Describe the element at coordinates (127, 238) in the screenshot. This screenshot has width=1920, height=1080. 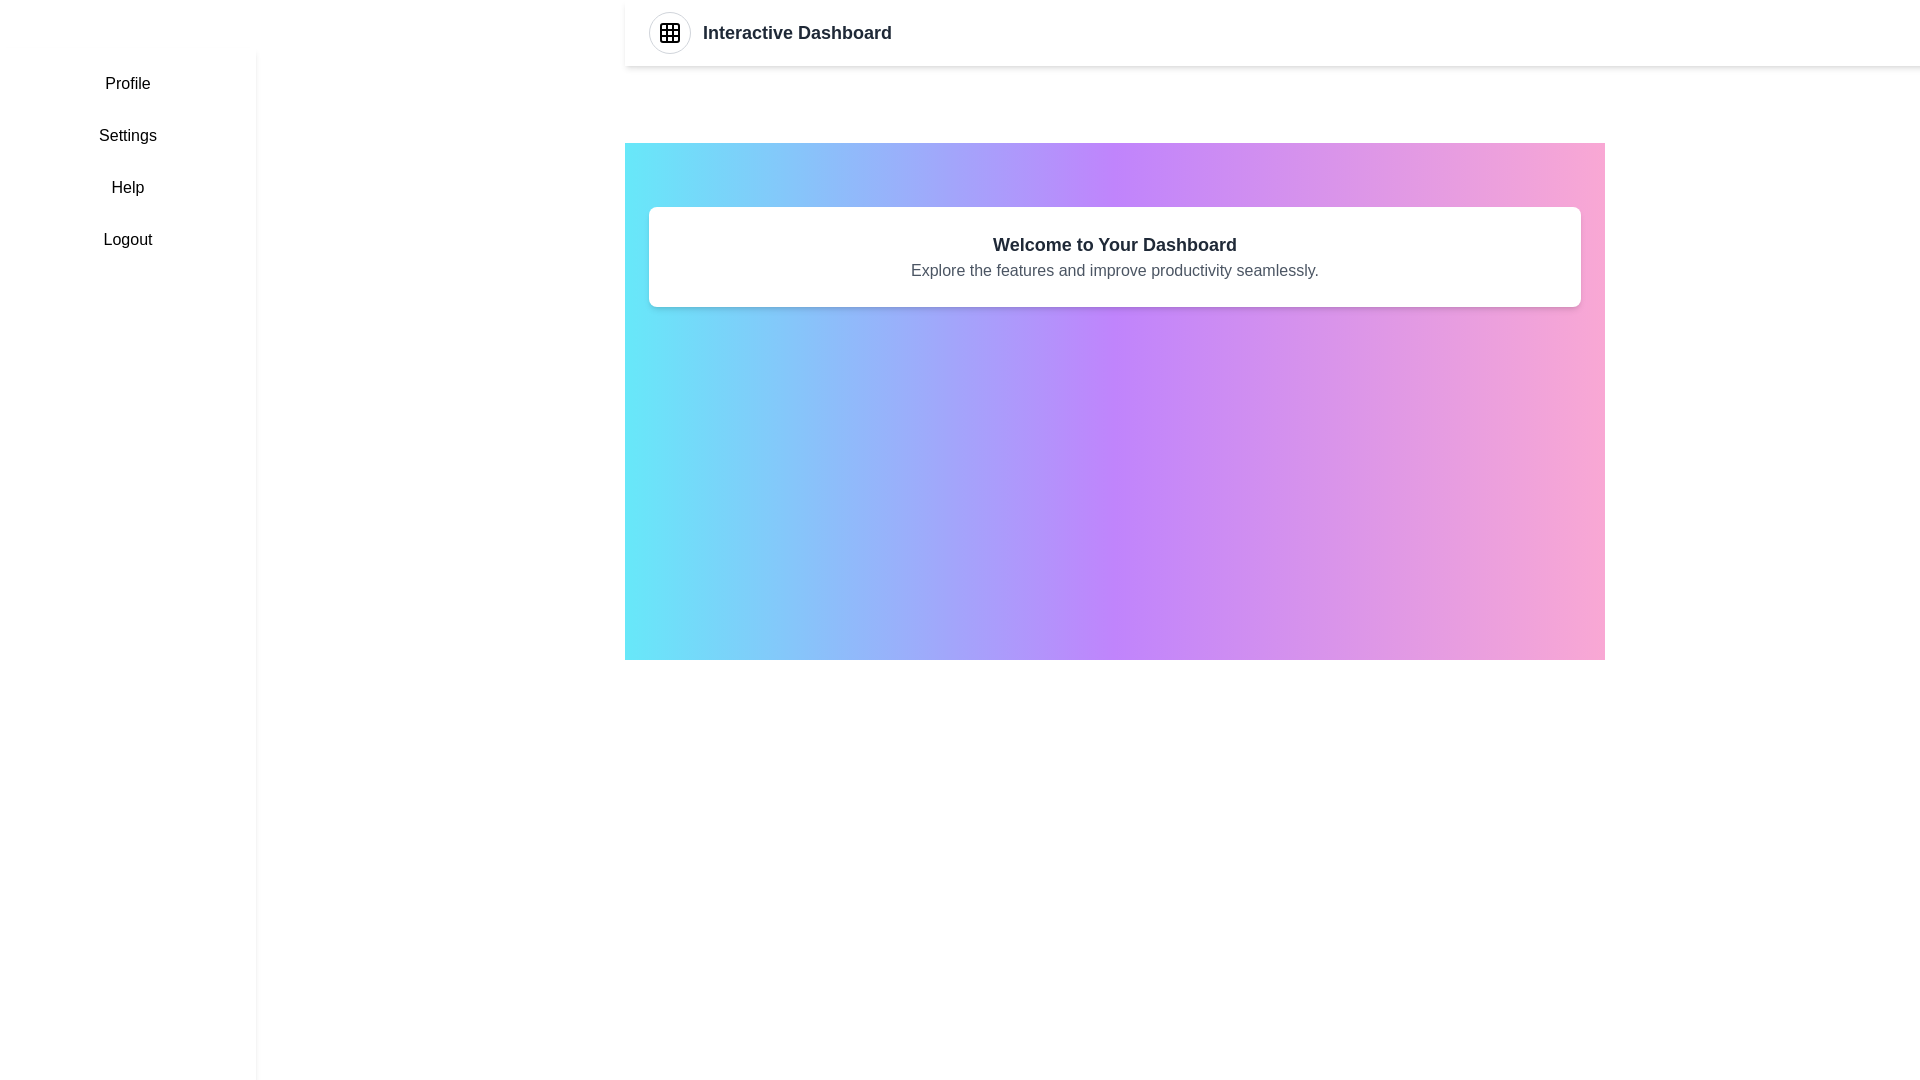
I see `the sidebar menu item labeled Logout` at that location.